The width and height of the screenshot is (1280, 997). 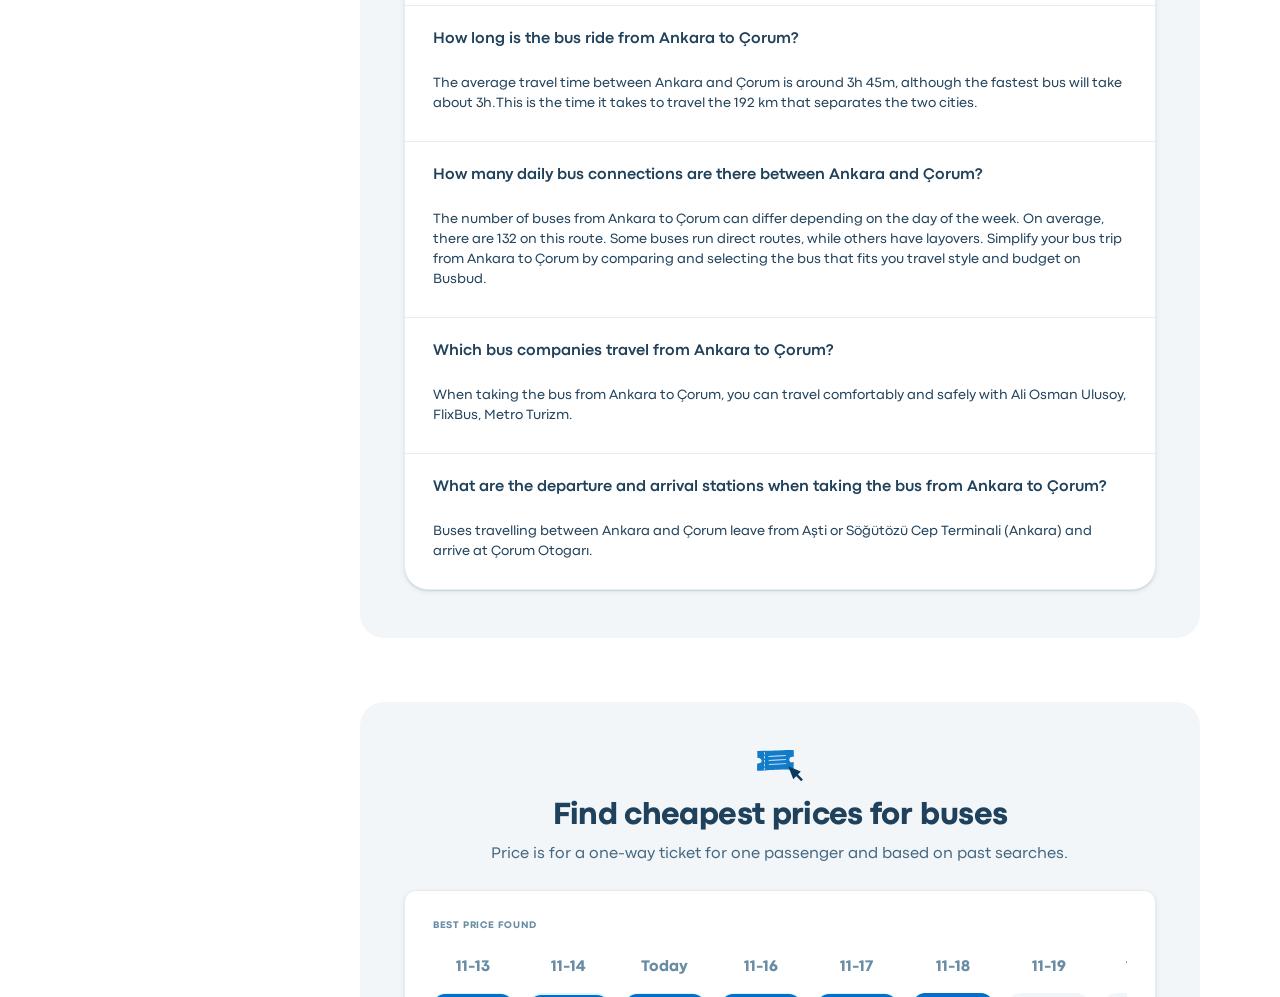 What do you see at coordinates (631, 349) in the screenshot?
I see `'Which bus companies travel from Ankara to Çorum?'` at bounding box center [631, 349].